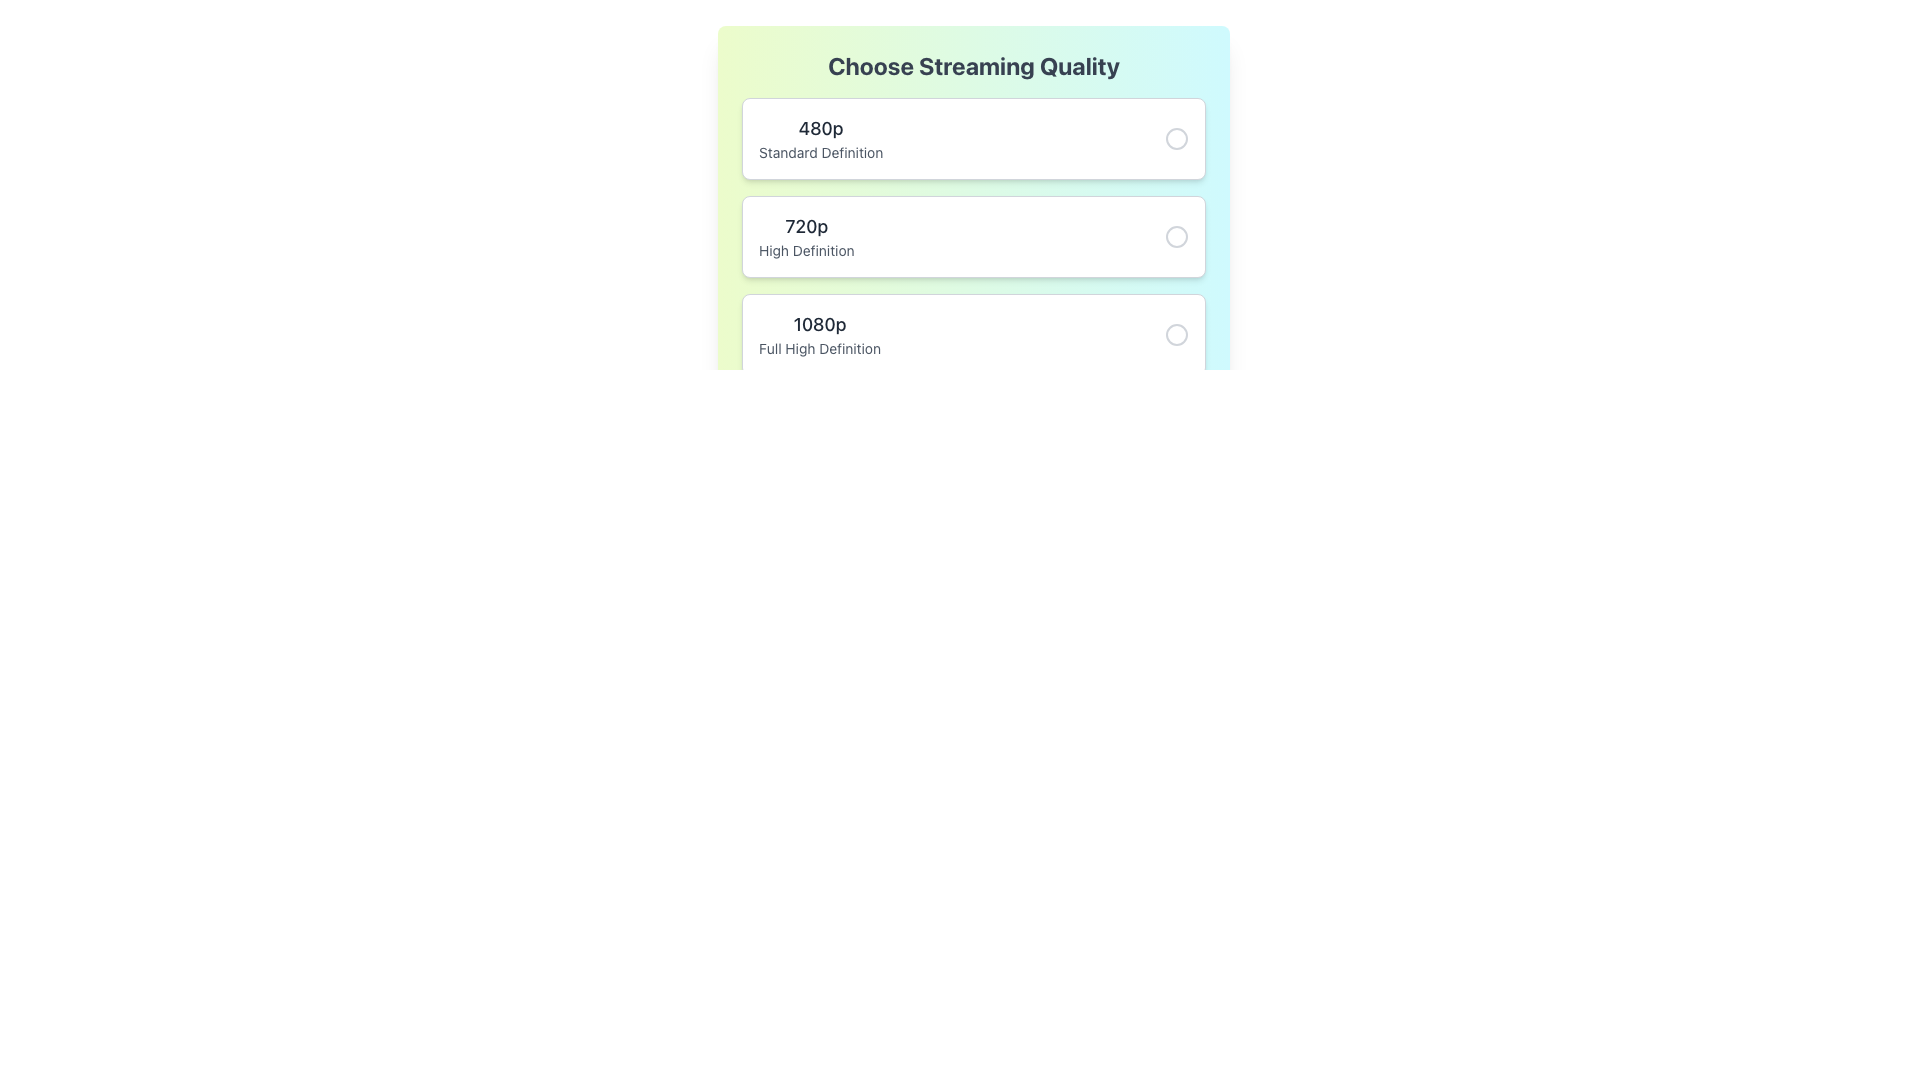 This screenshot has width=1920, height=1080. What do you see at coordinates (1176, 334) in the screenshot?
I see `the deselected radio button styled as a hollow circle with a gray border, located at the right end of the card labeled '1080p Full High Definition'` at bounding box center [1176, 334].